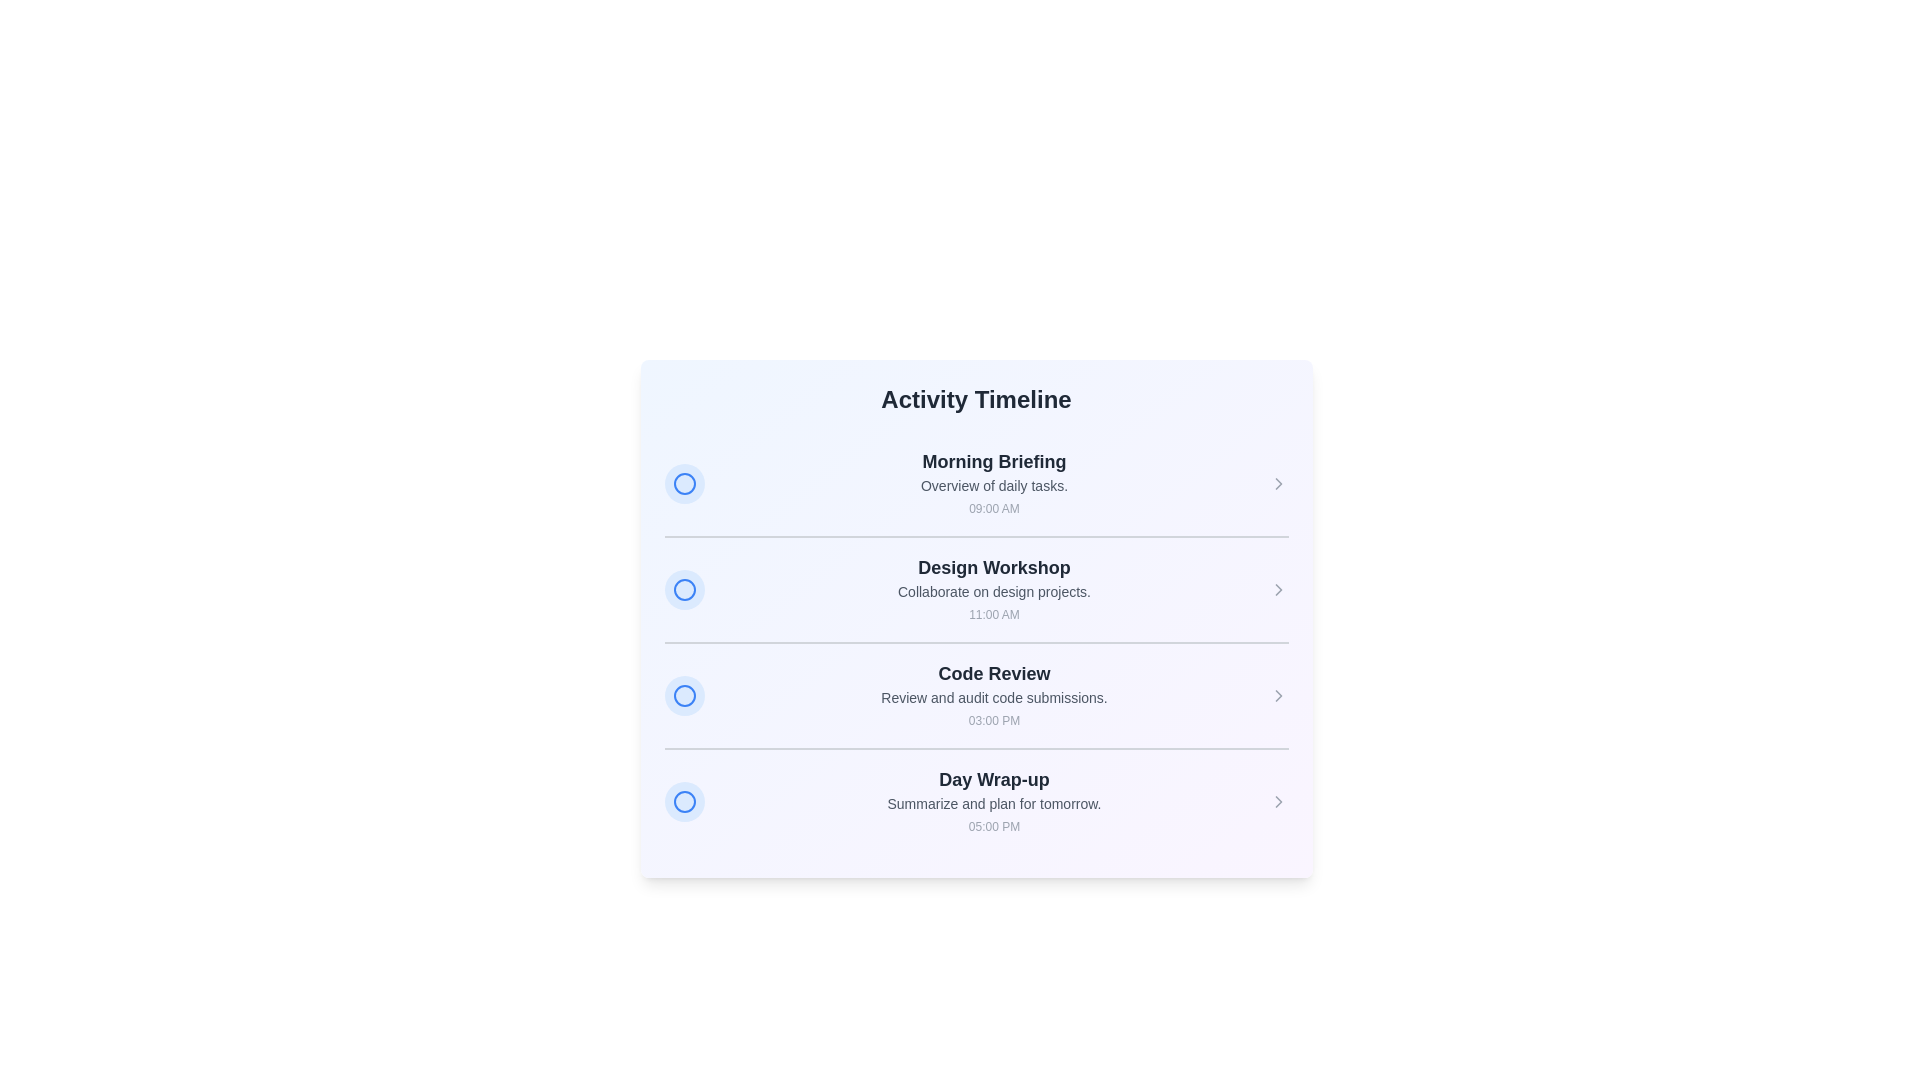 This screenshot has height=1080, width=1920. Describe the element at coordinates (684, 694) in the screenshot. I see `the circular icon with a blue outline located next to the 'Code Review' item in the vertical timeline` at that location.